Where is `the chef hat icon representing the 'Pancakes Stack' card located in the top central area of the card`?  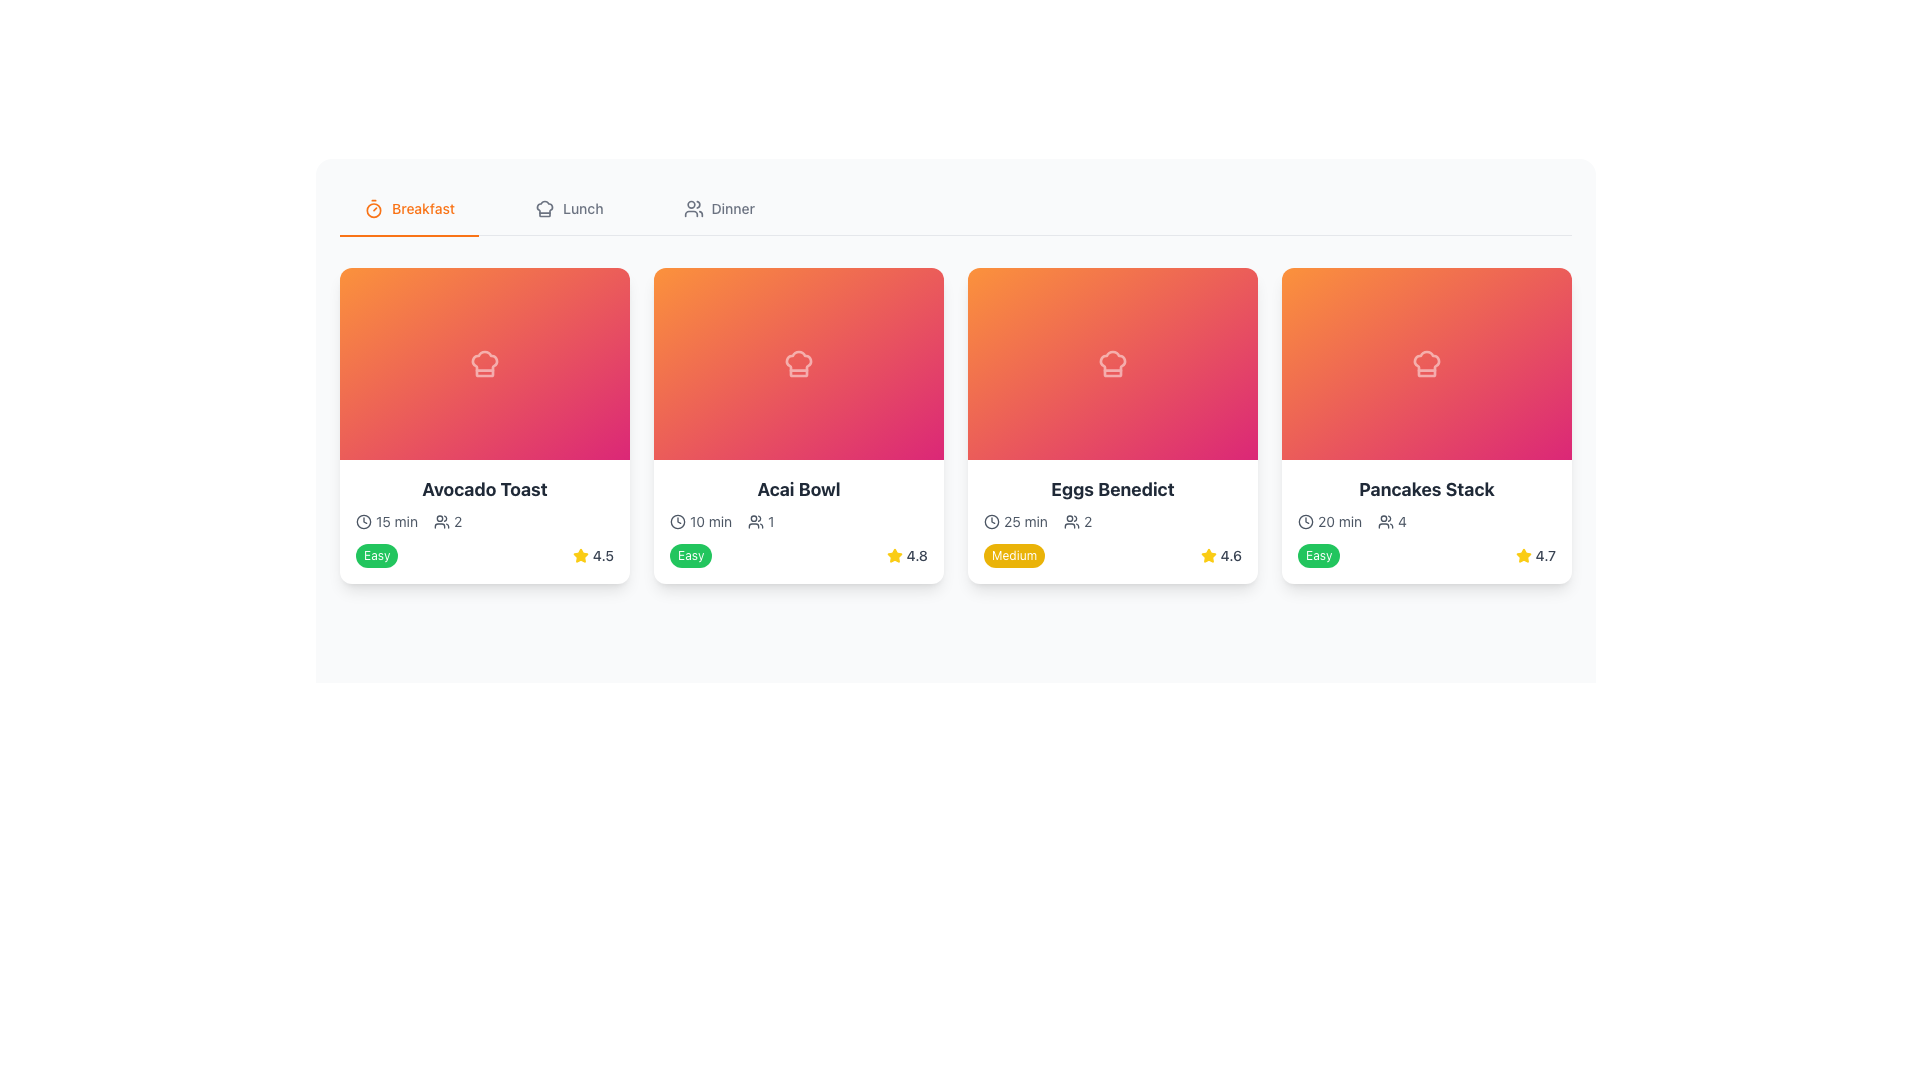
the chef hat icon representing the 'Pancakes Stack' card located in the top central area of the card is located at coordinates (1425, 363).